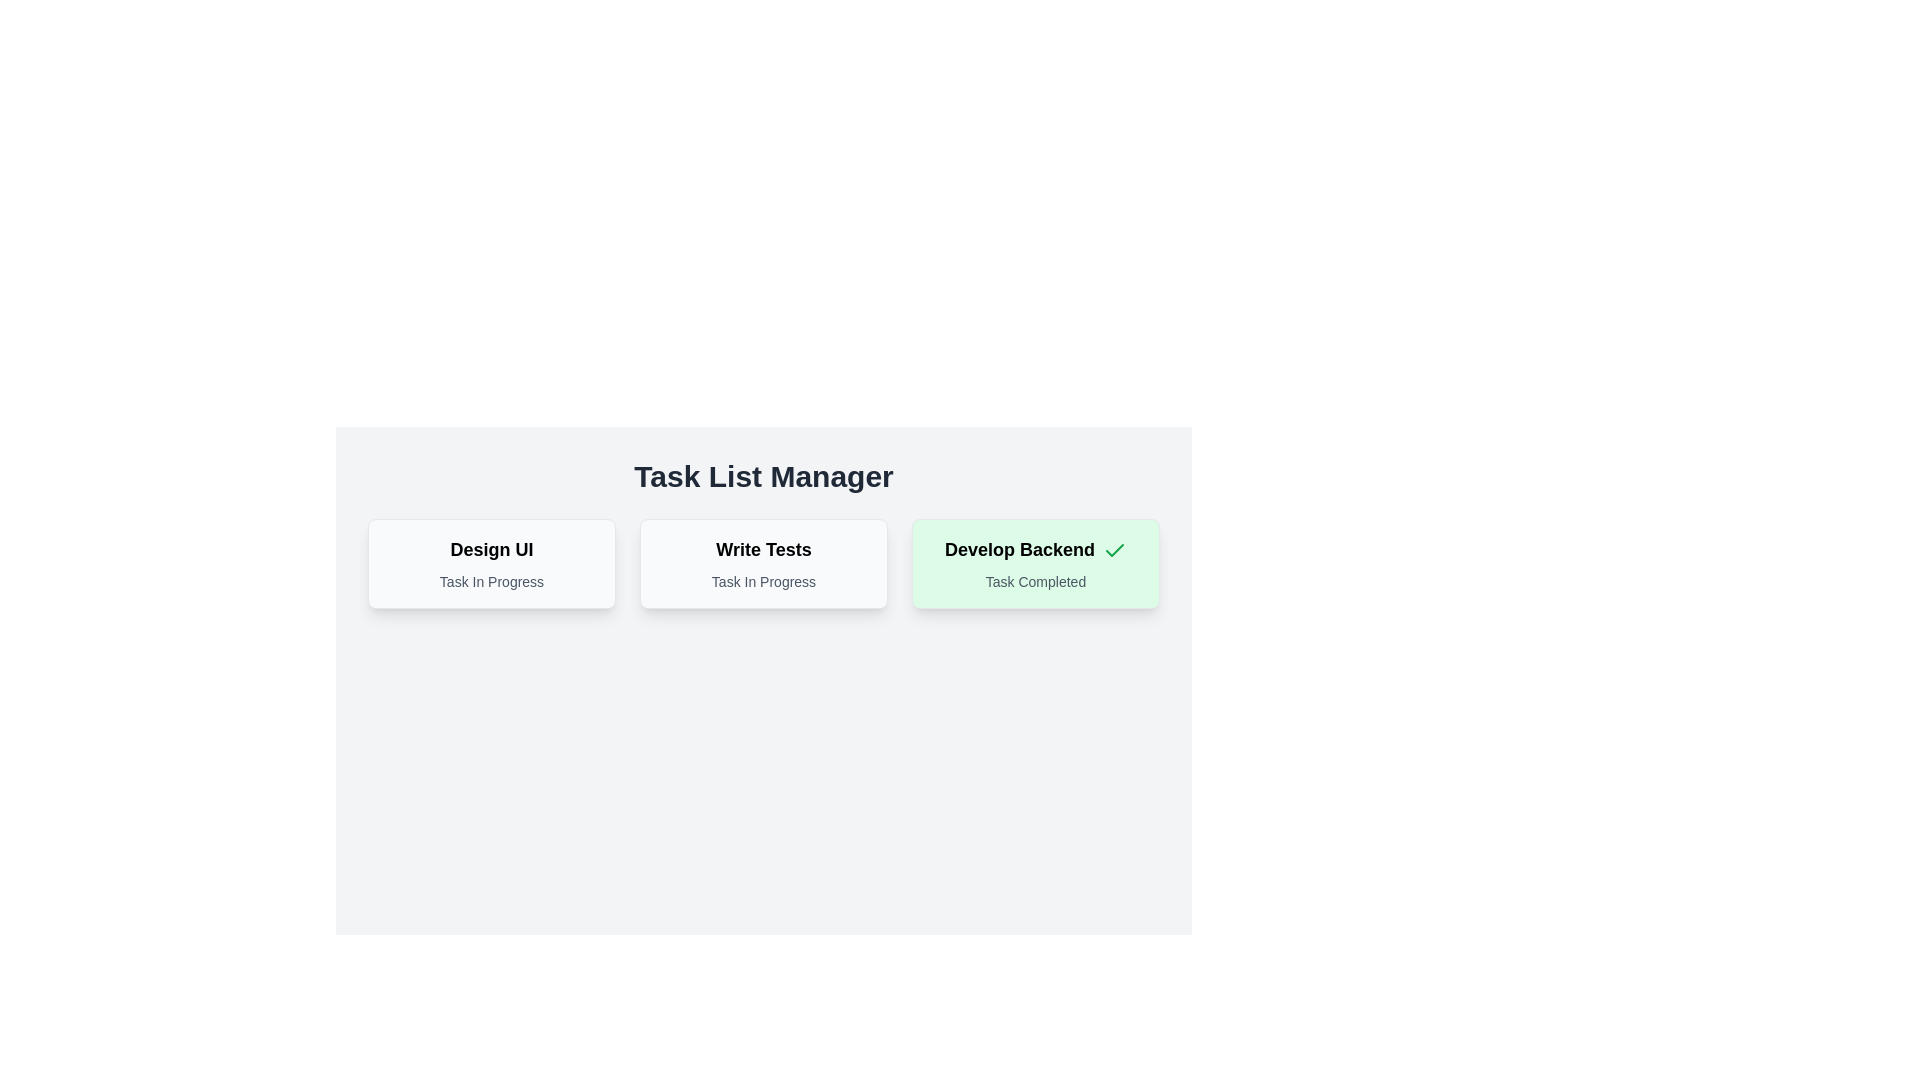  What do you see at coordinates (1036, 582) in the screenshot?
I see `the static text label indicating task completion at the bottom of the green-highlighted 'Develop Backend' task card` at bounding box center [1036, 582].